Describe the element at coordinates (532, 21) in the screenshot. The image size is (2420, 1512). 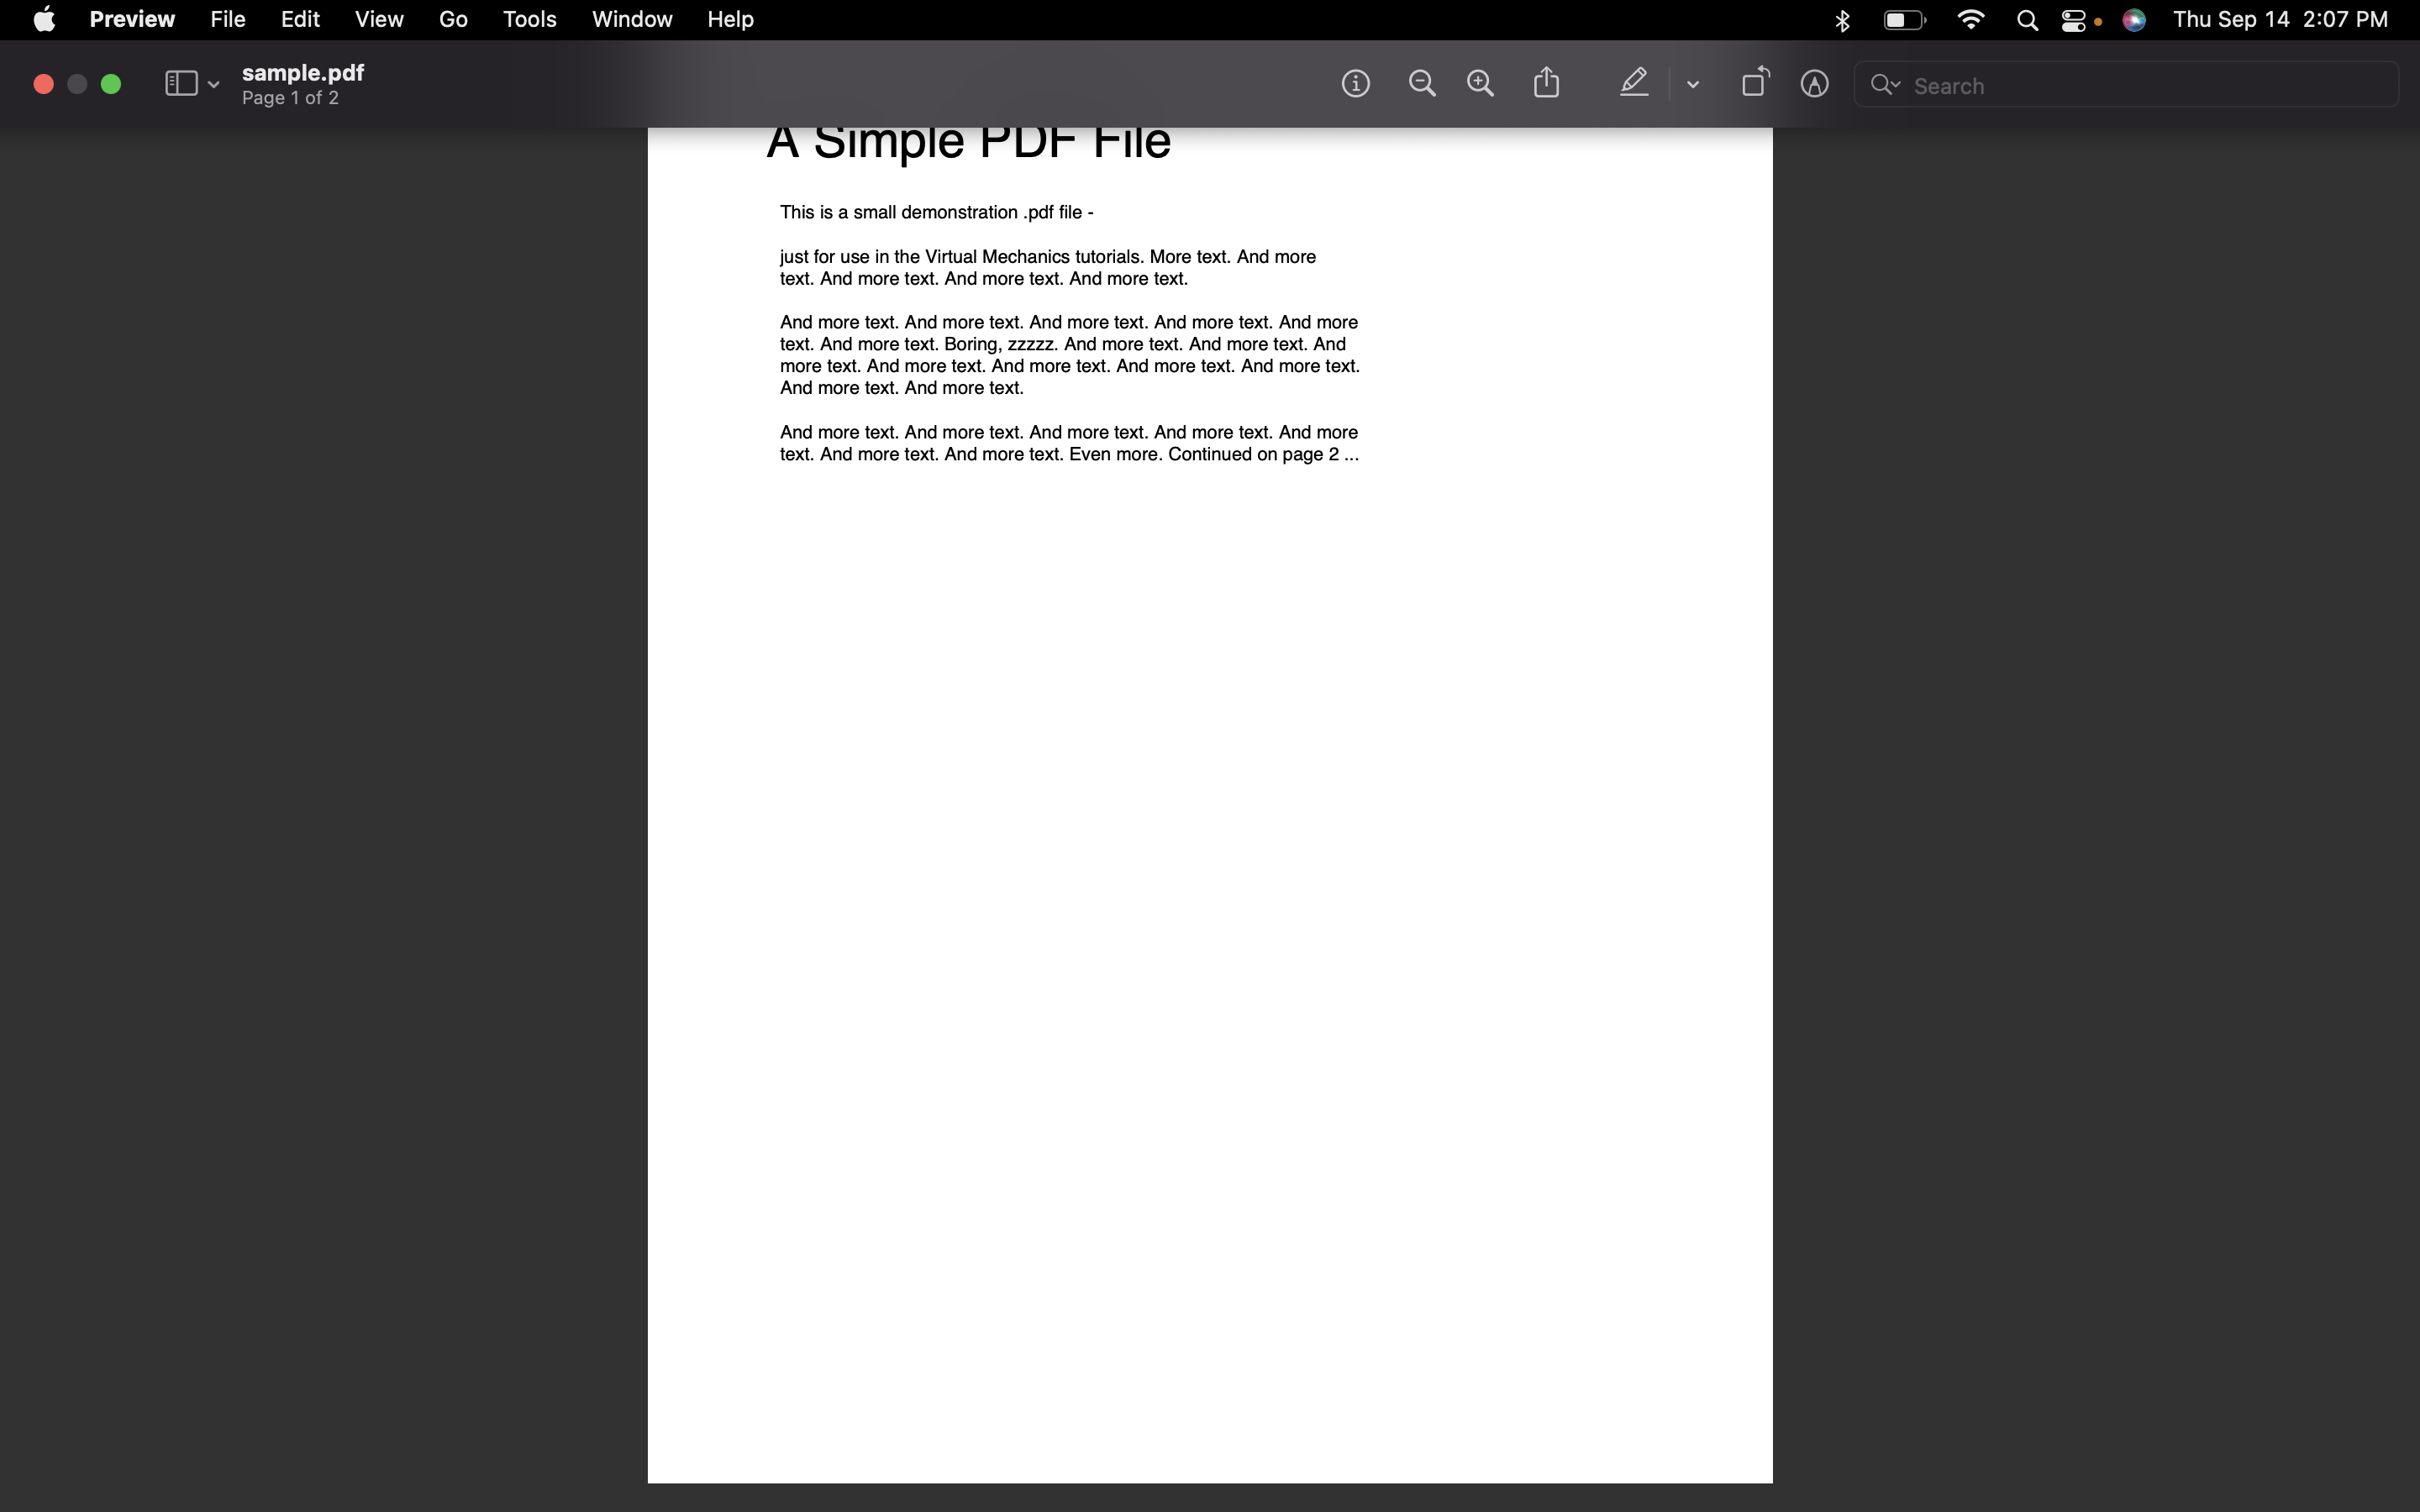
I see `the Tools section` at that location.